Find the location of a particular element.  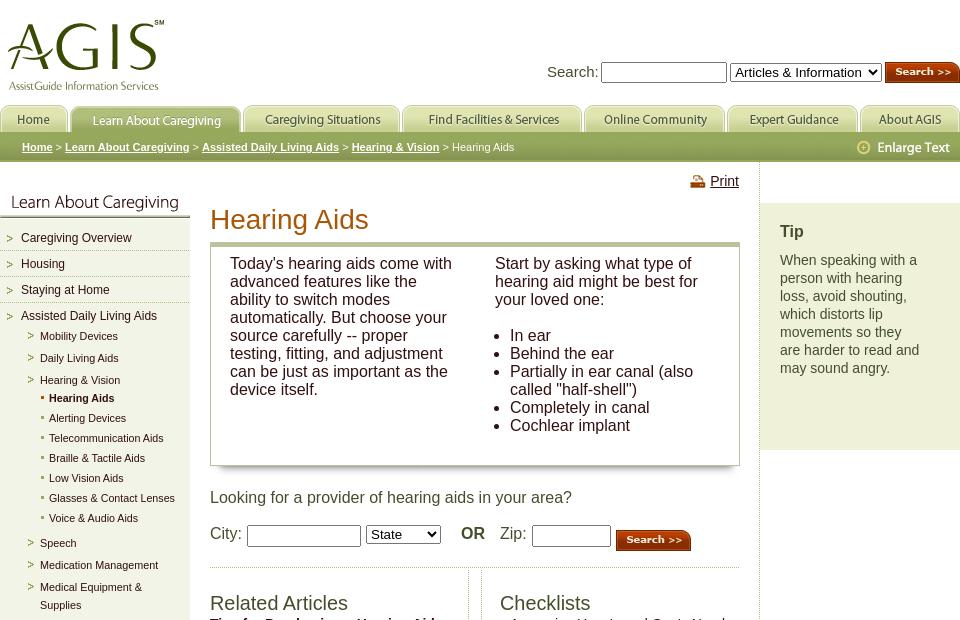

'Cochlear implant' is located at coordinates (570, 425).